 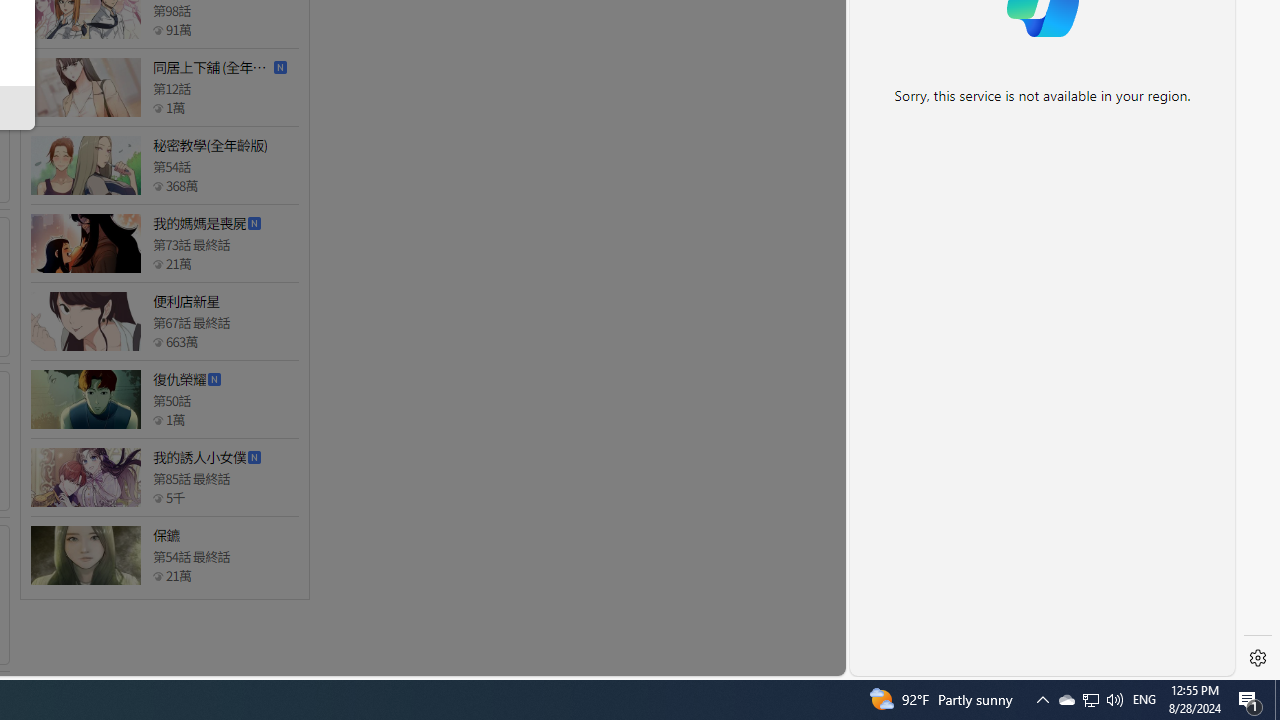 What do you see at coordinates (1257, 658) in the screenshot?
I see `'Settings'` at bounding box center [1257, 658].